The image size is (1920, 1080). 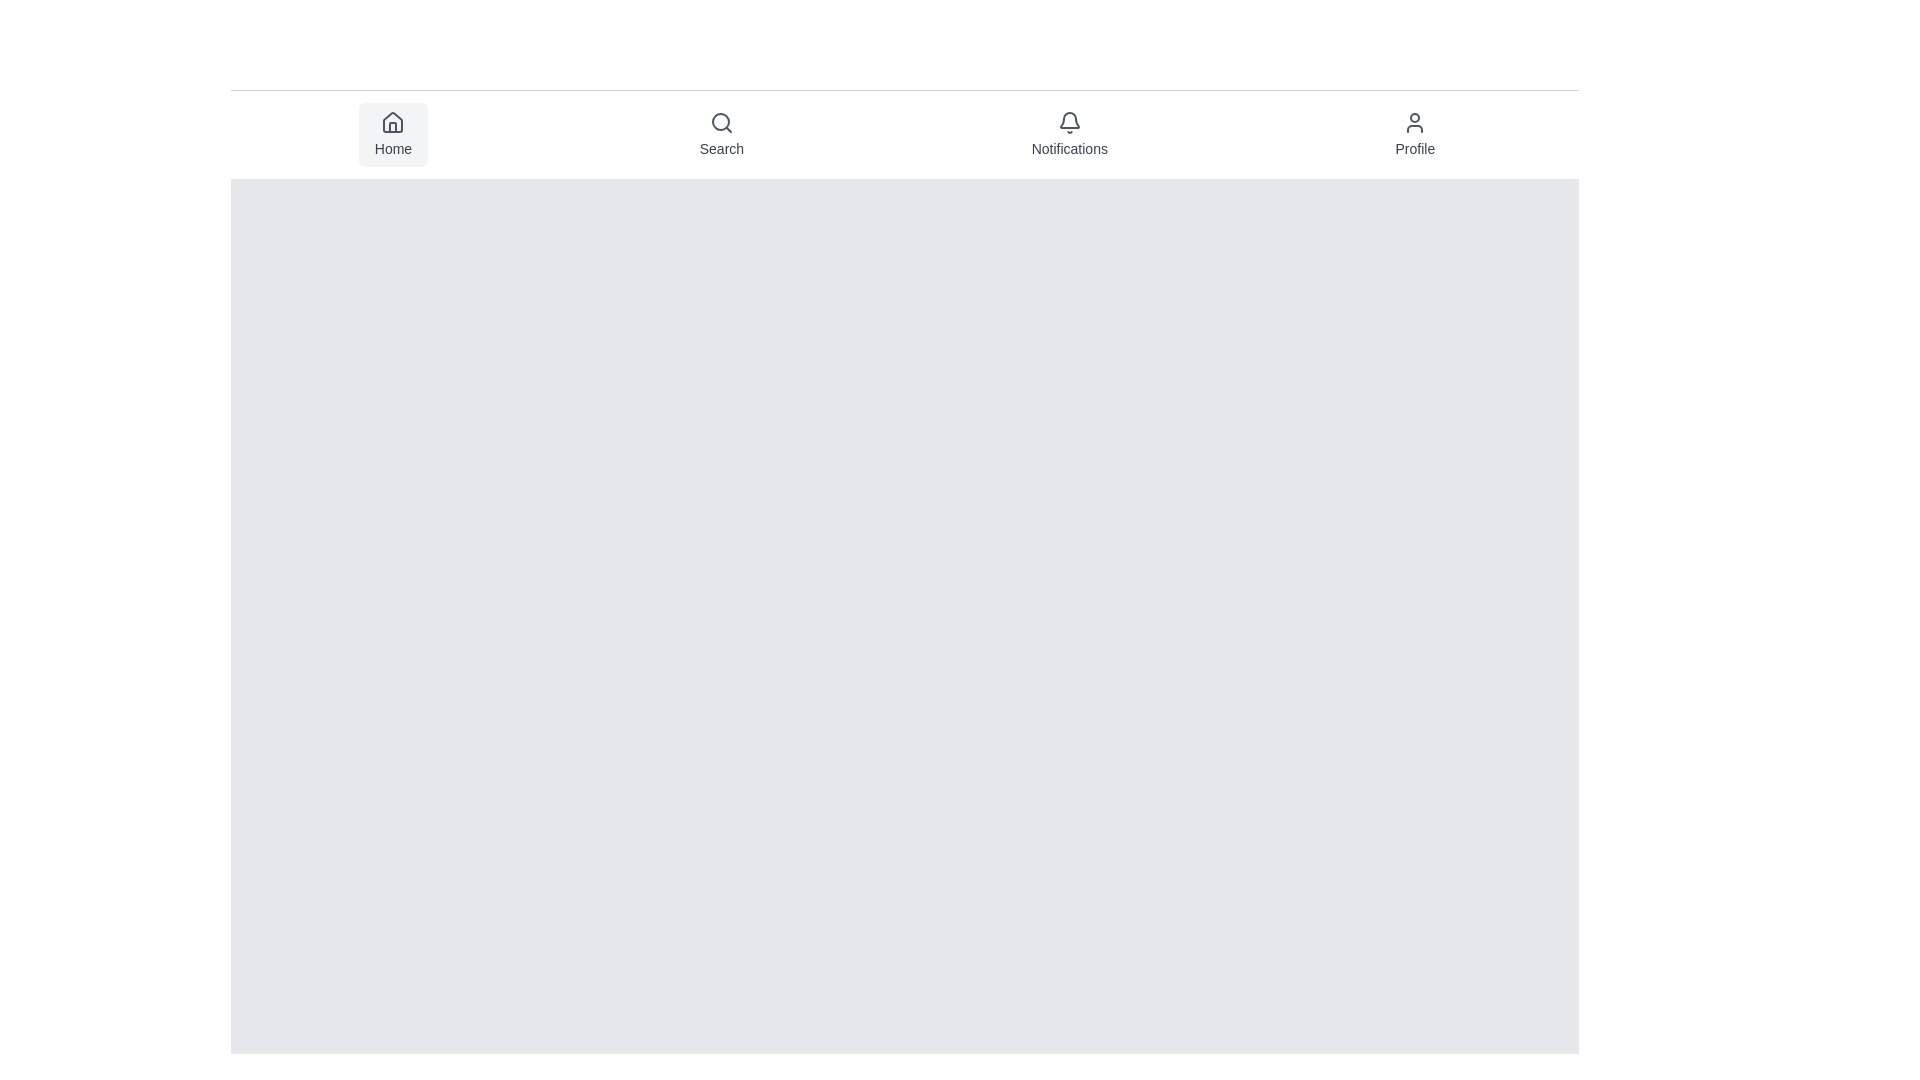 What do you see at coordinates (1068, 148) in the screenshot?
I see `the Notifications label text located in the top navigation bar beneath the bell icon to interact with the Notifications section` at bounding box center [1068, 148].